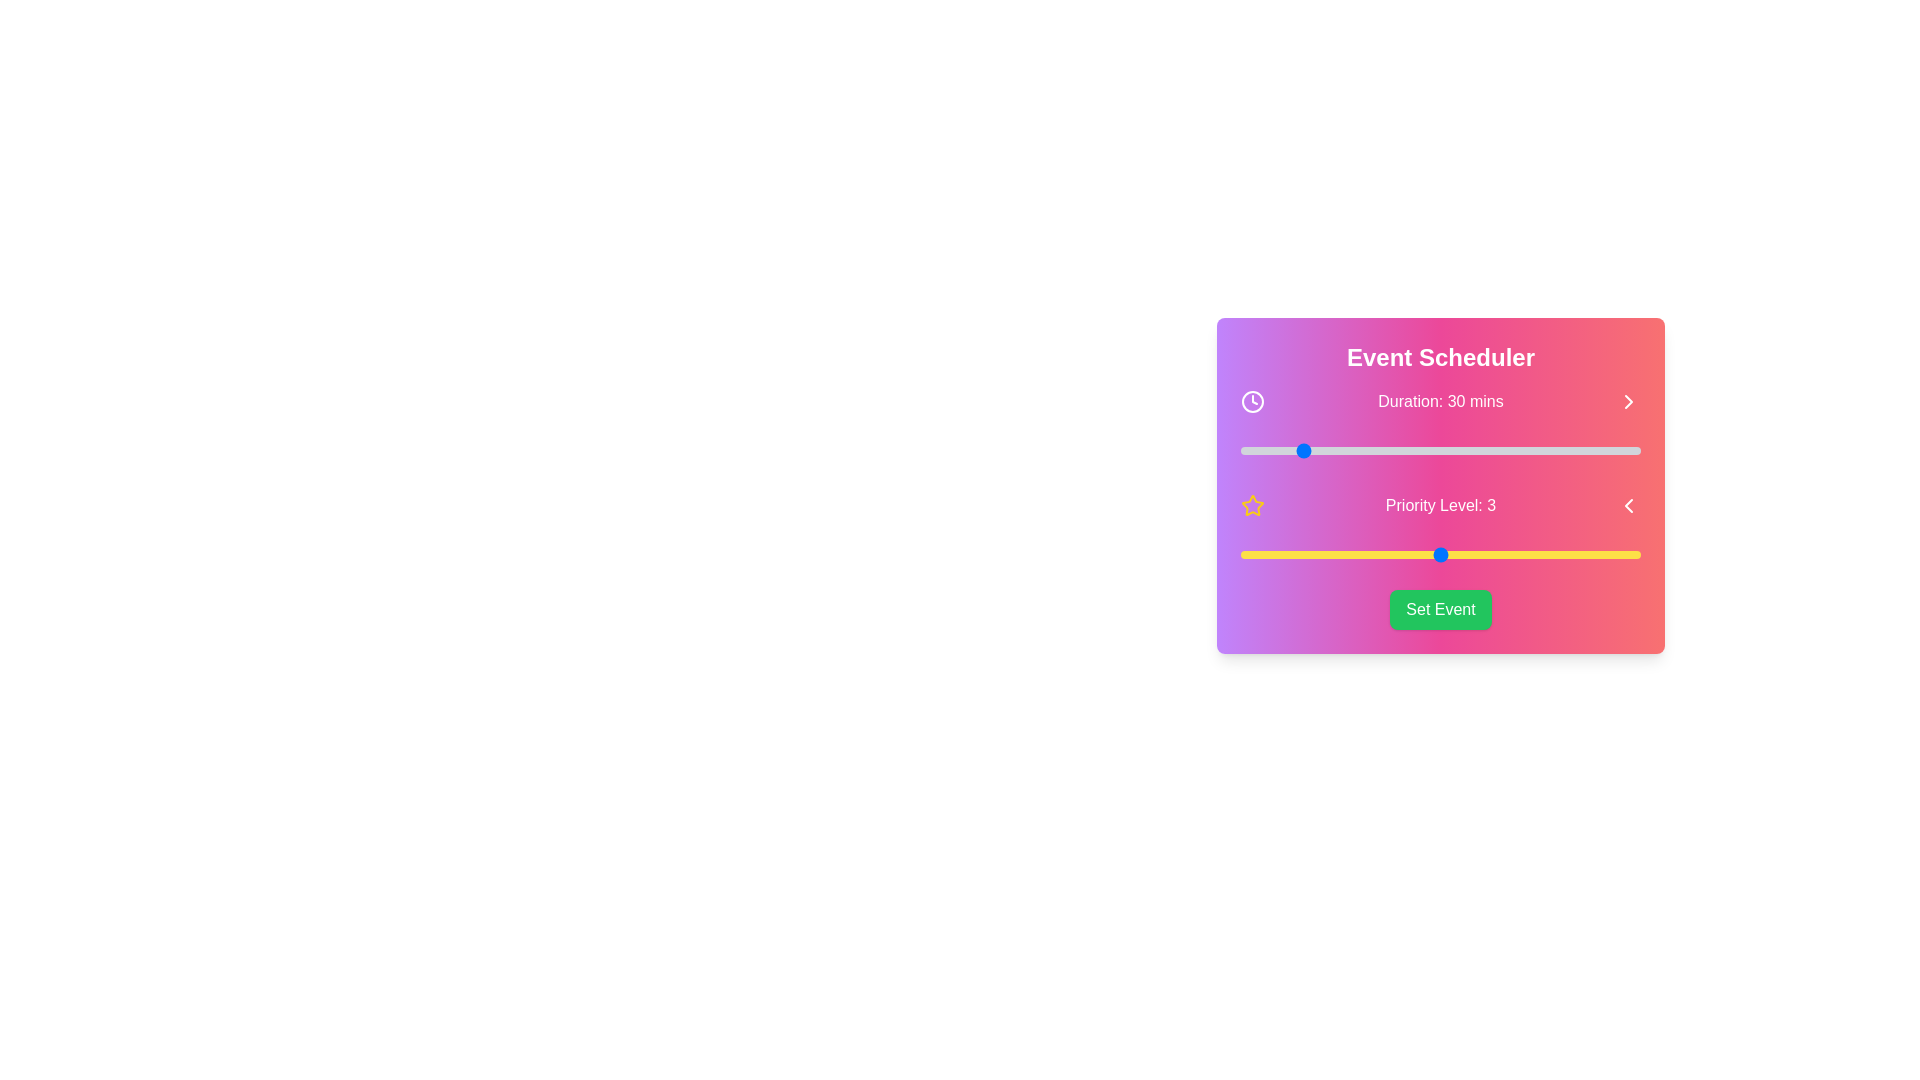 The width and height of the screenshot is (1920, 1080). What do you see at coordinates (1340, 555) in the screenshot?
I see `priority level` at bounding box center [1340, 555].